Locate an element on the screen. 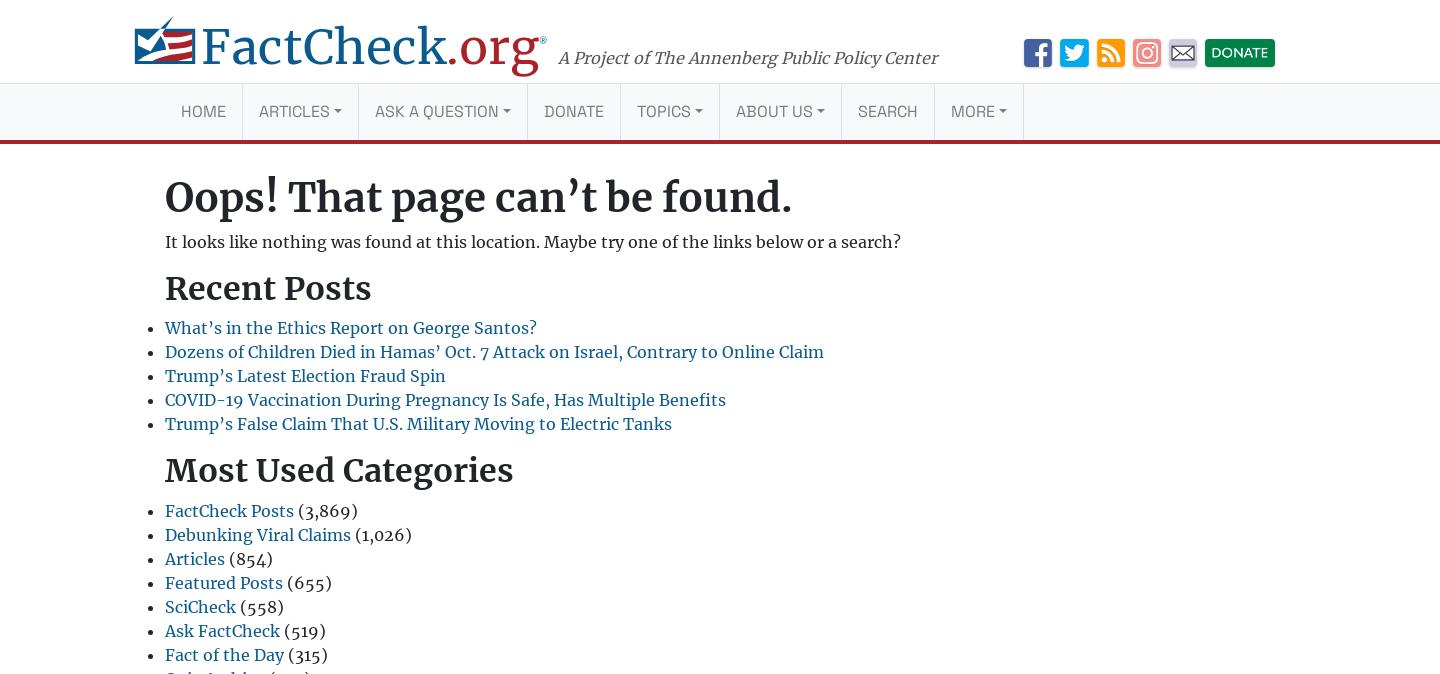 The width and height of the screenshot is (1440, 674). 'Recent Posts' is located at coordinates (164, 289).